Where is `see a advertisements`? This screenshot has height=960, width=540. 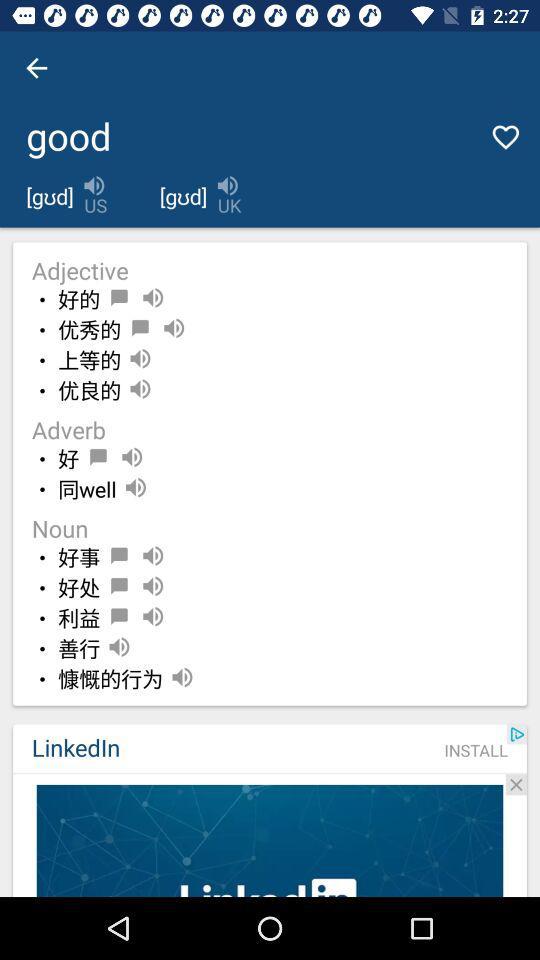
see a advertisements is located at coordinates (270, 840).